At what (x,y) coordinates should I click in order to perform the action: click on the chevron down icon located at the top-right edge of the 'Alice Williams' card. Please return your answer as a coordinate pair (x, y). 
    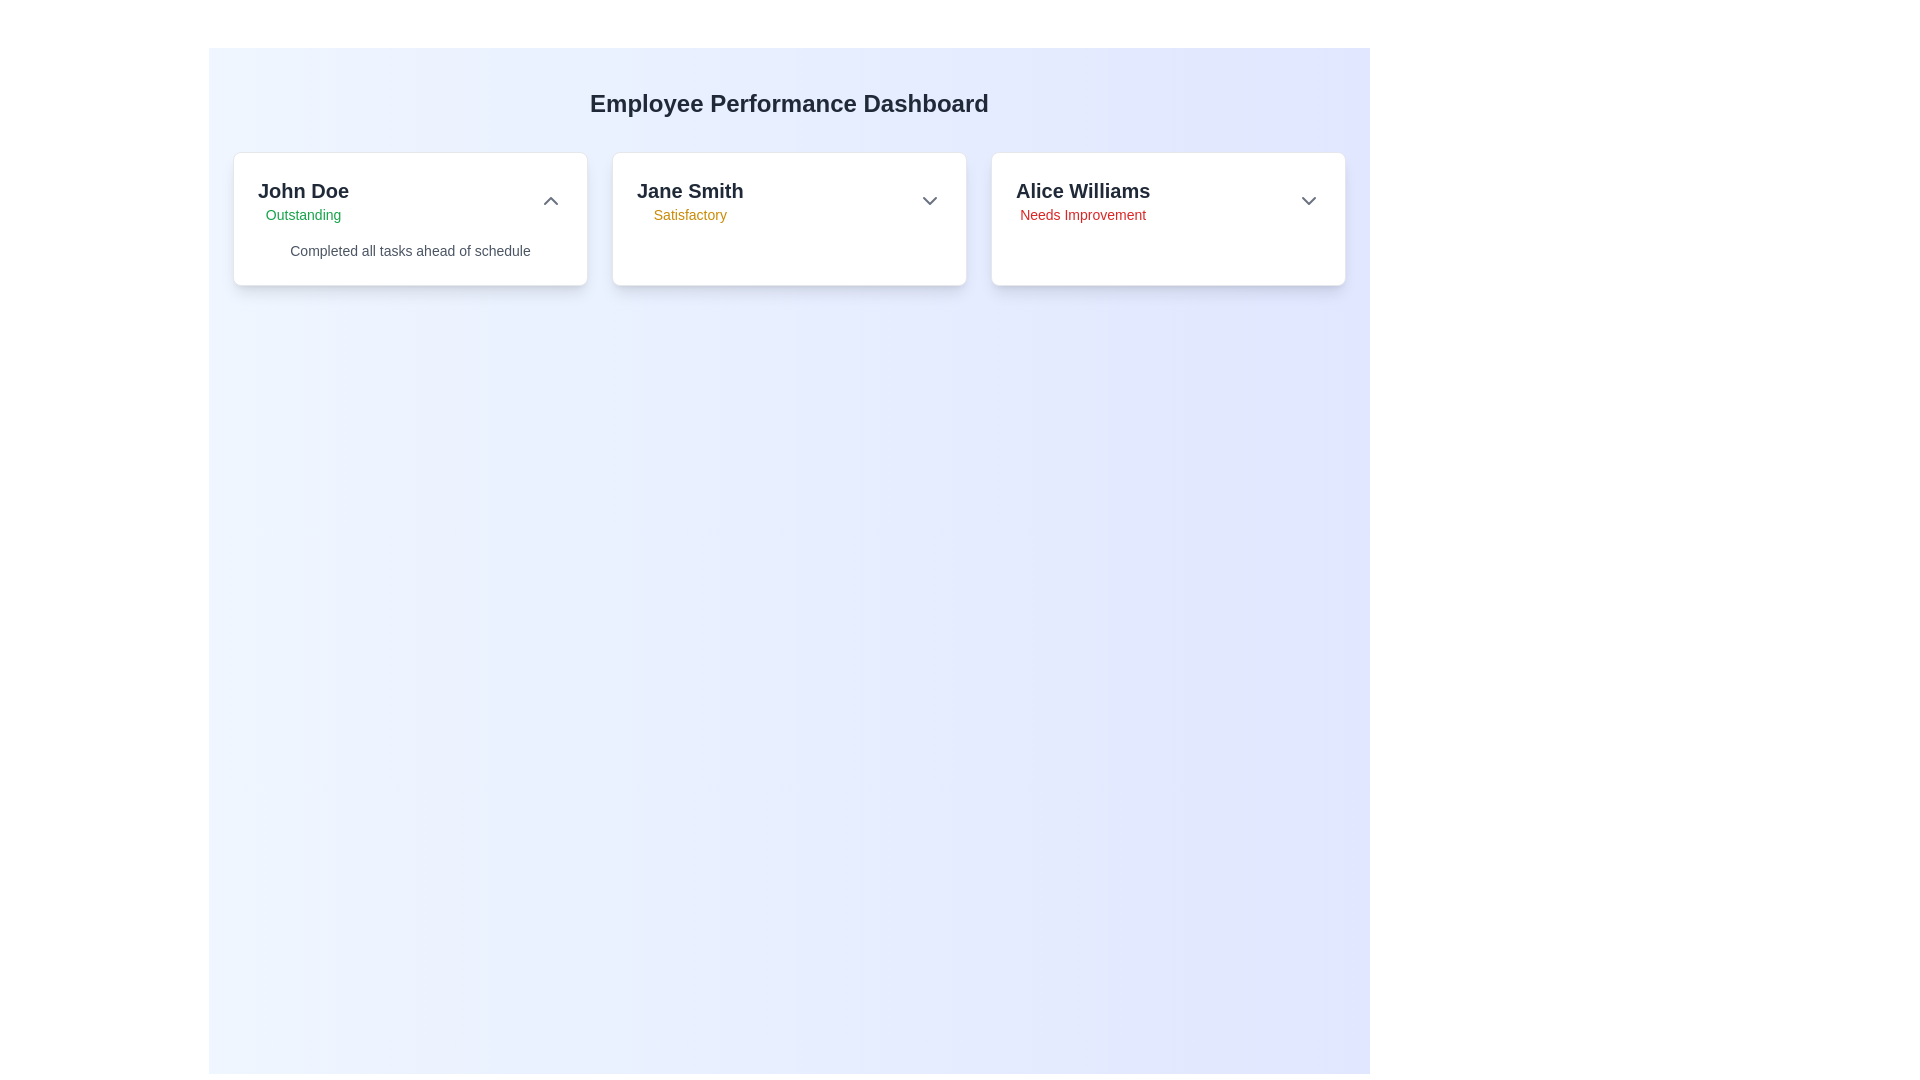
    Looking at the image, I should click on (1309, 200).